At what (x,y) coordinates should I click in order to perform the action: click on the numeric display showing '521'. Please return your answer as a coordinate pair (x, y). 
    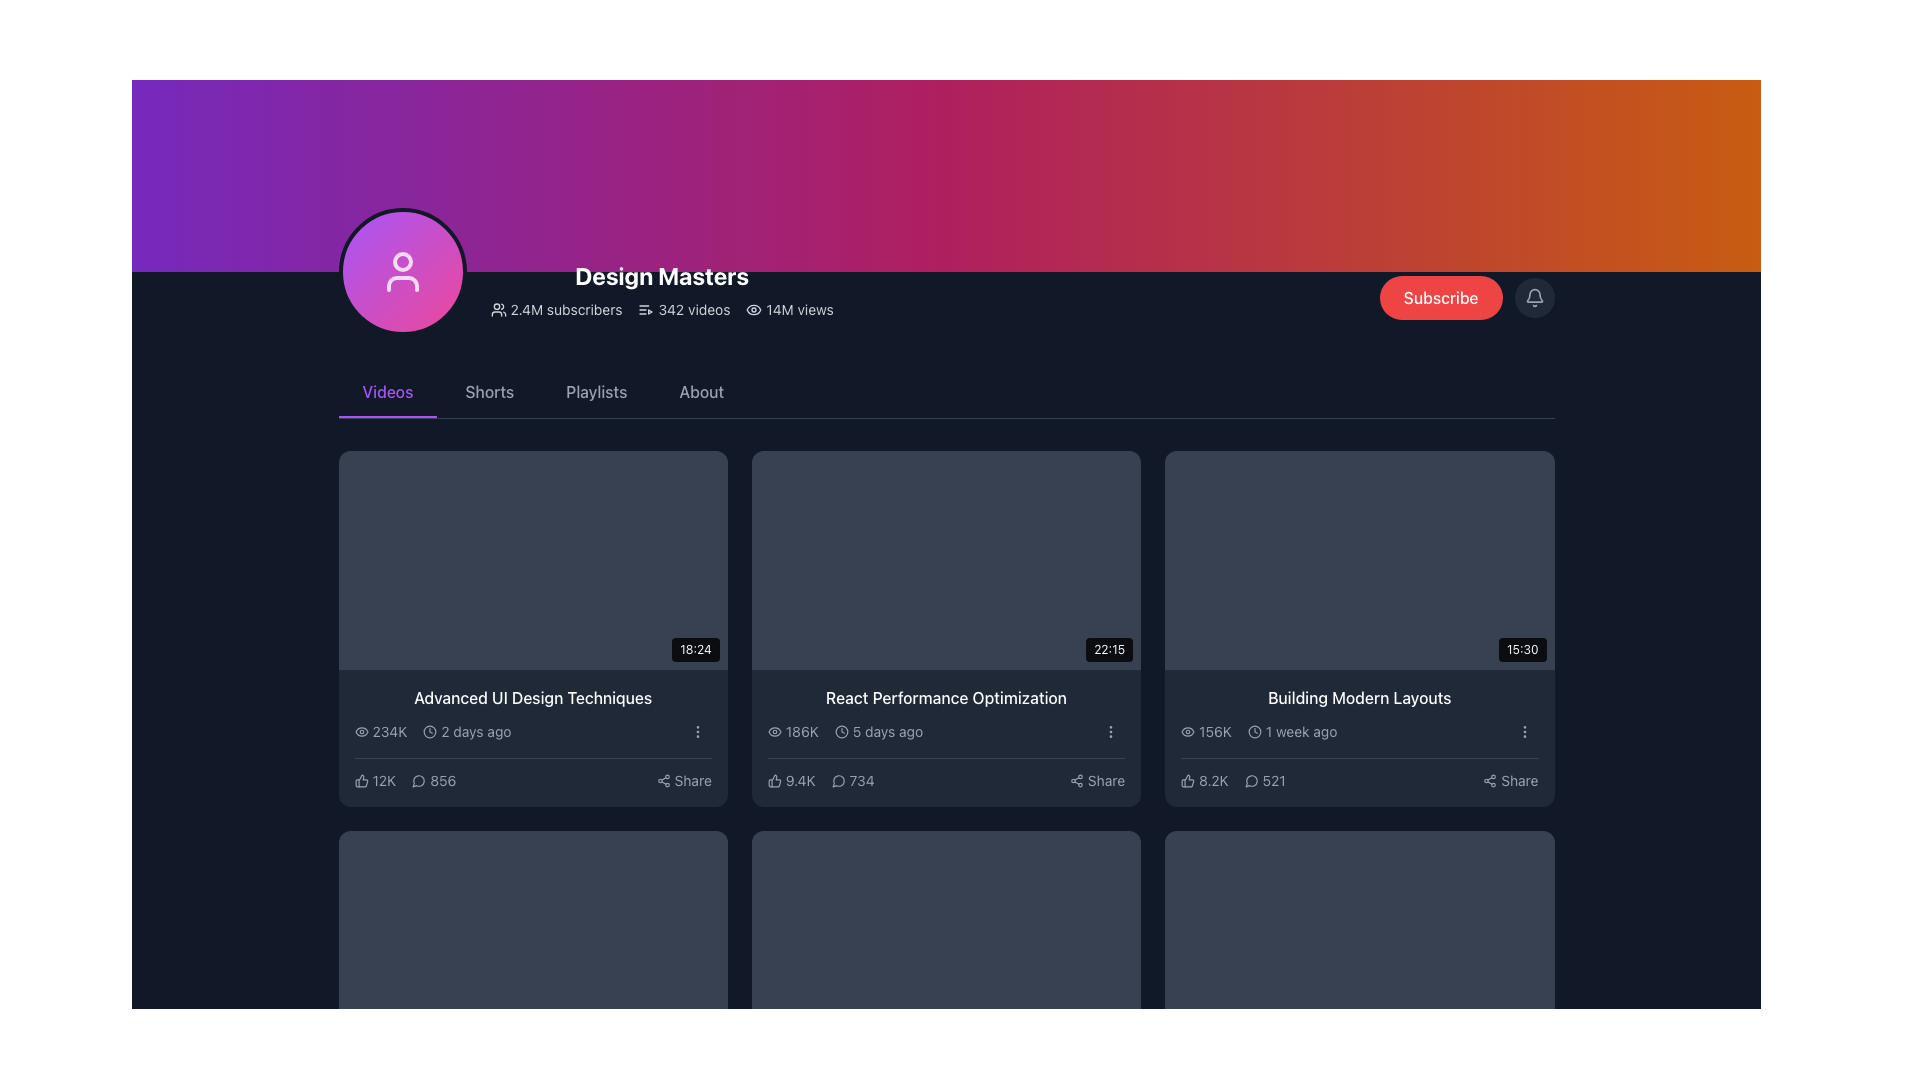
    Looking at the image, I should click on (1264, 779).